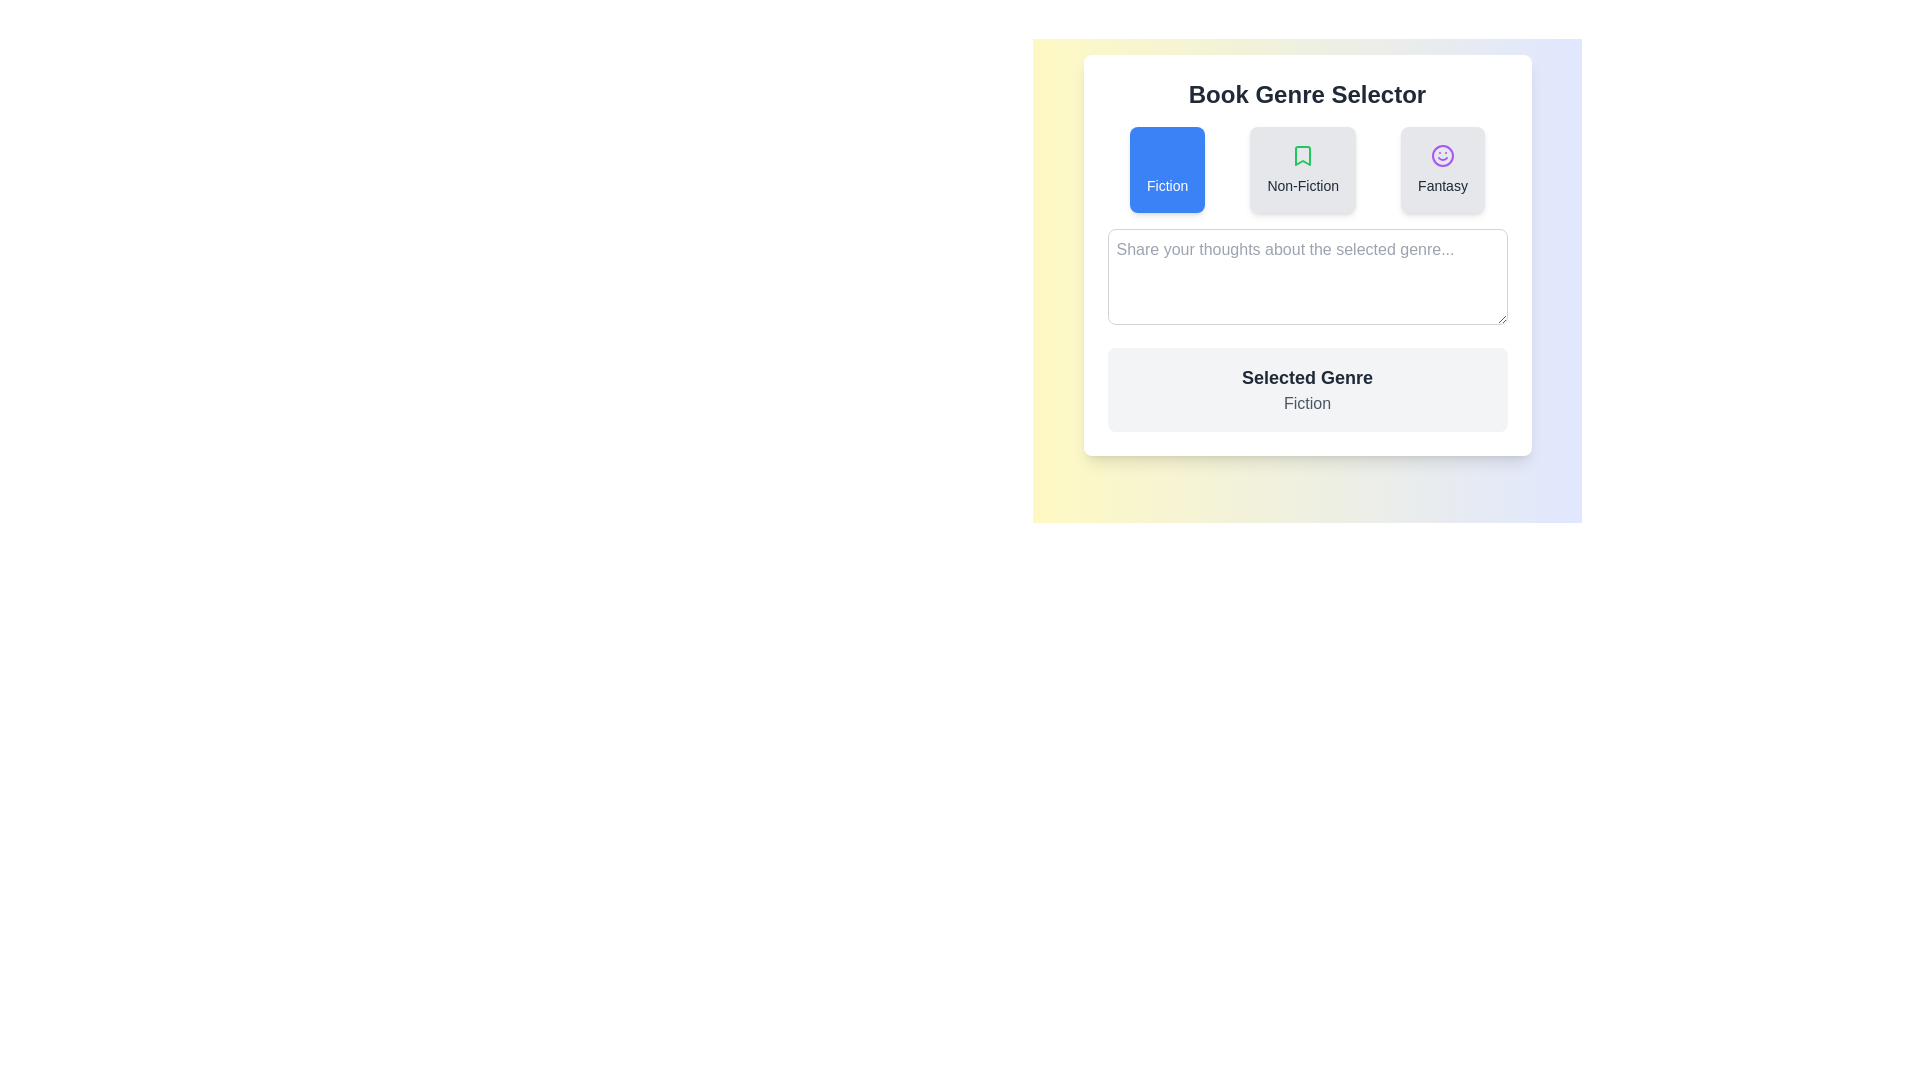  Describe the element at coordinates (1443, 154) in the screenshot. I see `the Decorative icon representing the 'Fantasy' genre, which is centrally located at the top section of the card-like structure labeled 'Fantasy'` at that location.